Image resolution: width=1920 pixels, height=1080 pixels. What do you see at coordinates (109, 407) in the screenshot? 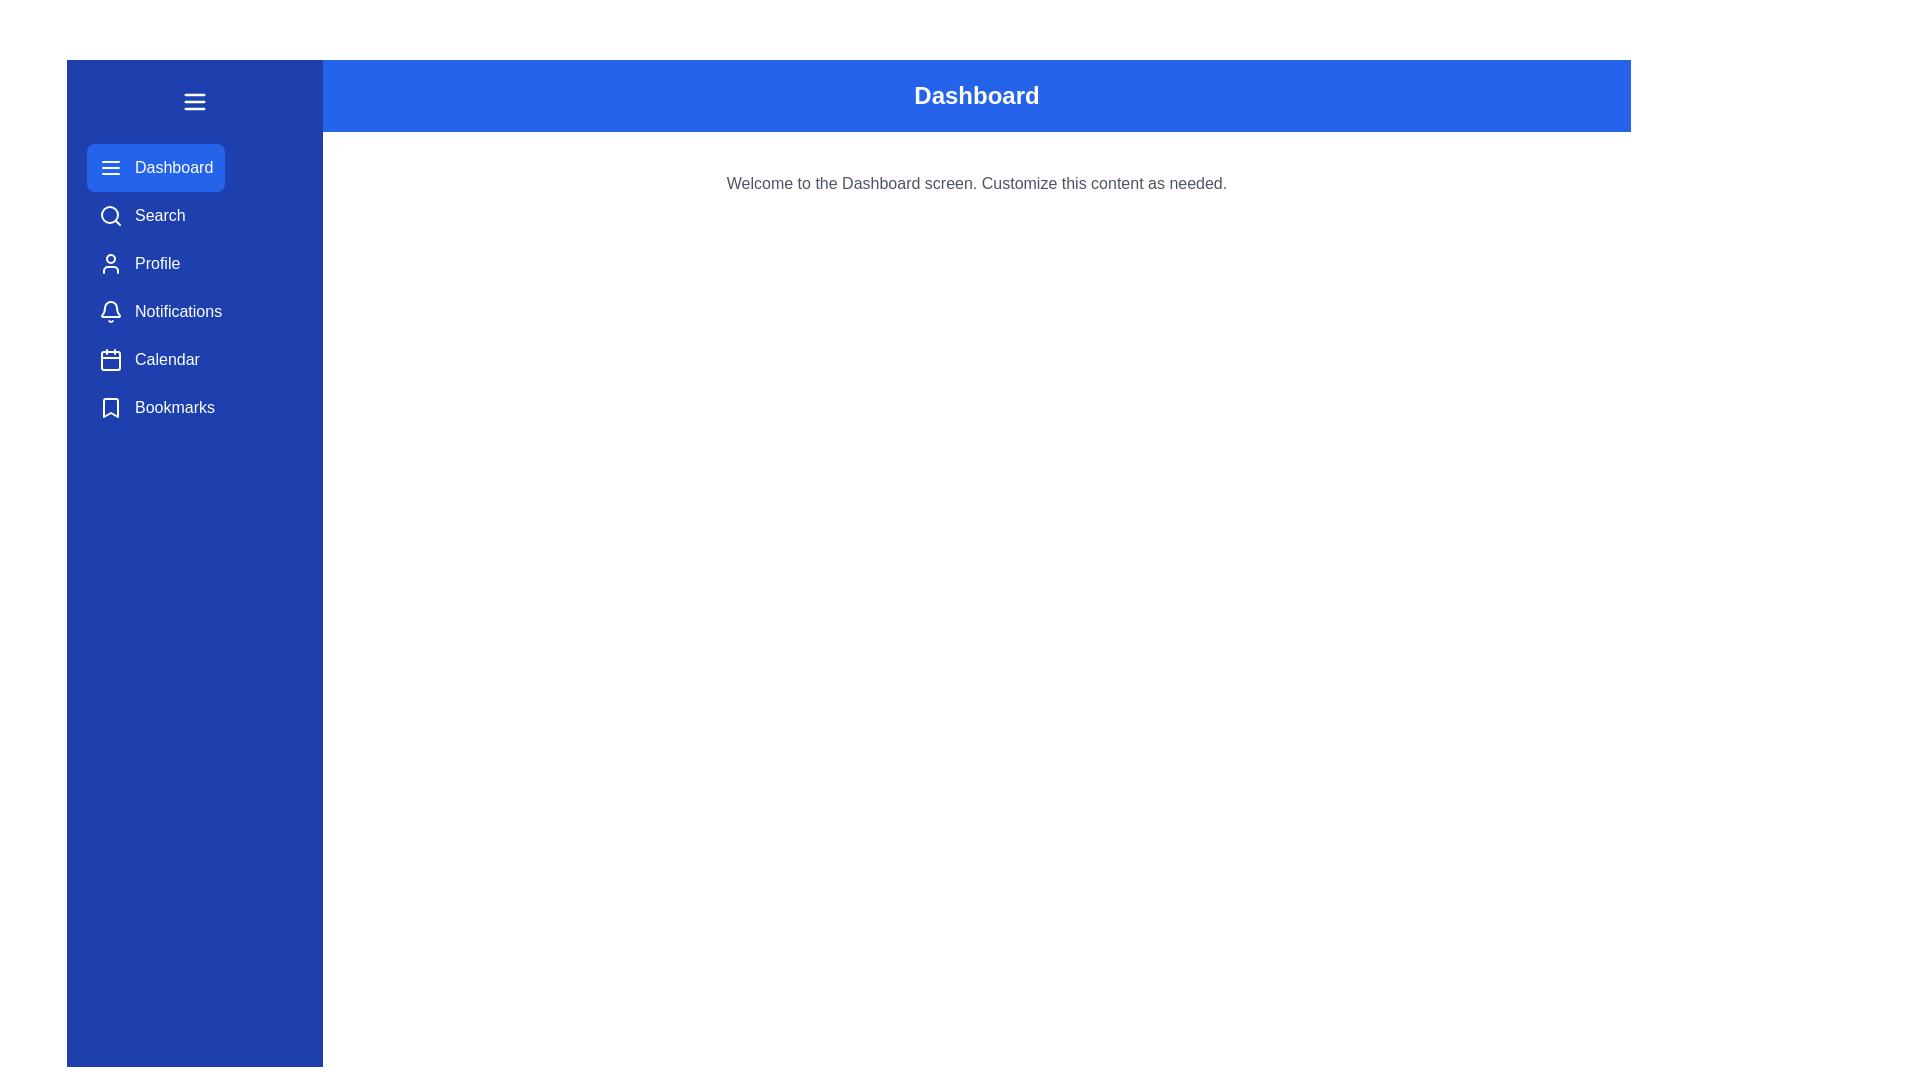
I see `the 'Bookmarks' icon in the sidebar menu` at bounding box center [109, 407].